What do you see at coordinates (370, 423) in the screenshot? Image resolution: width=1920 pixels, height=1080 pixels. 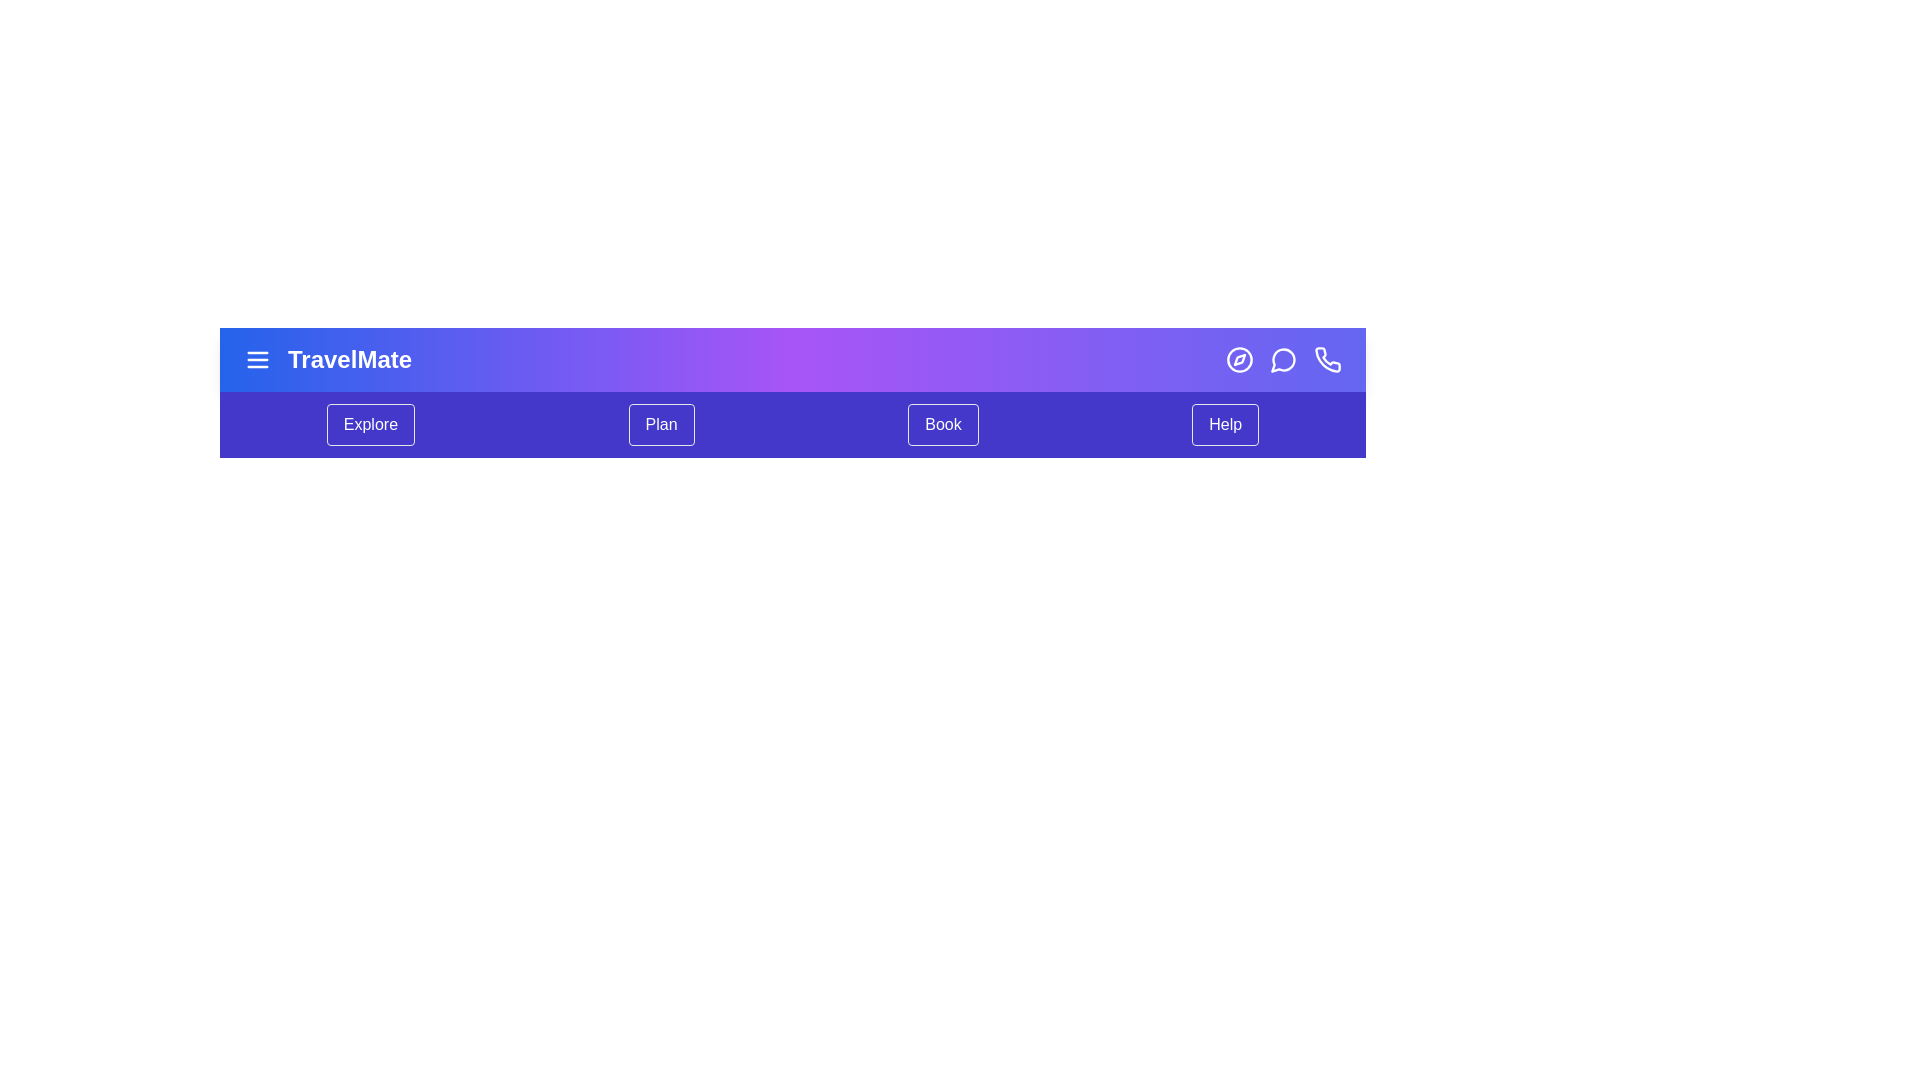 I see `the 'Explore' menu item in the navigation bar` at bounding box center [370, 423].